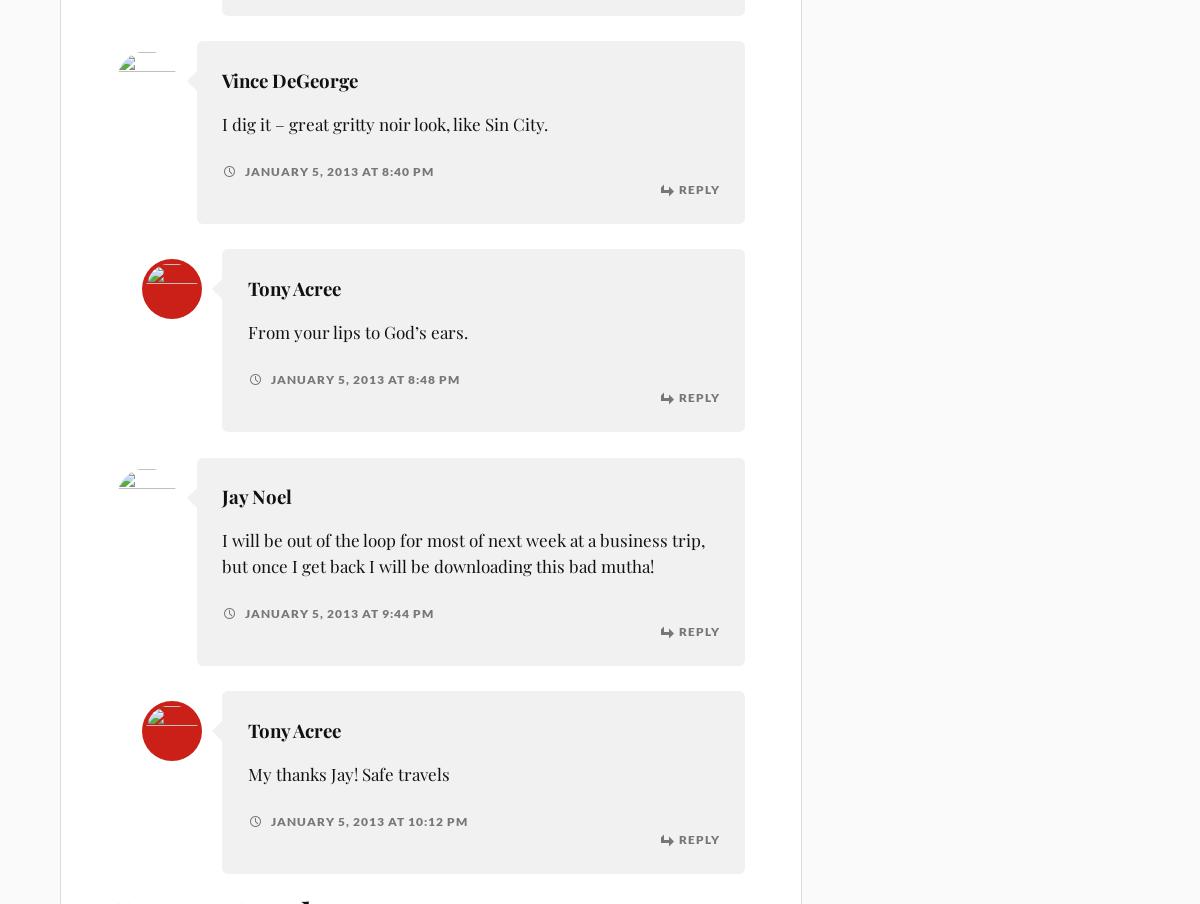 The width and height of the screenshot is (1200, 904). Describe the element at coordinates (462, 552) in the screenshot. I see `'I will be out of the loop for most of next week at a business trip, but once I get back I will be downloading this bad mutha!'` at that location.